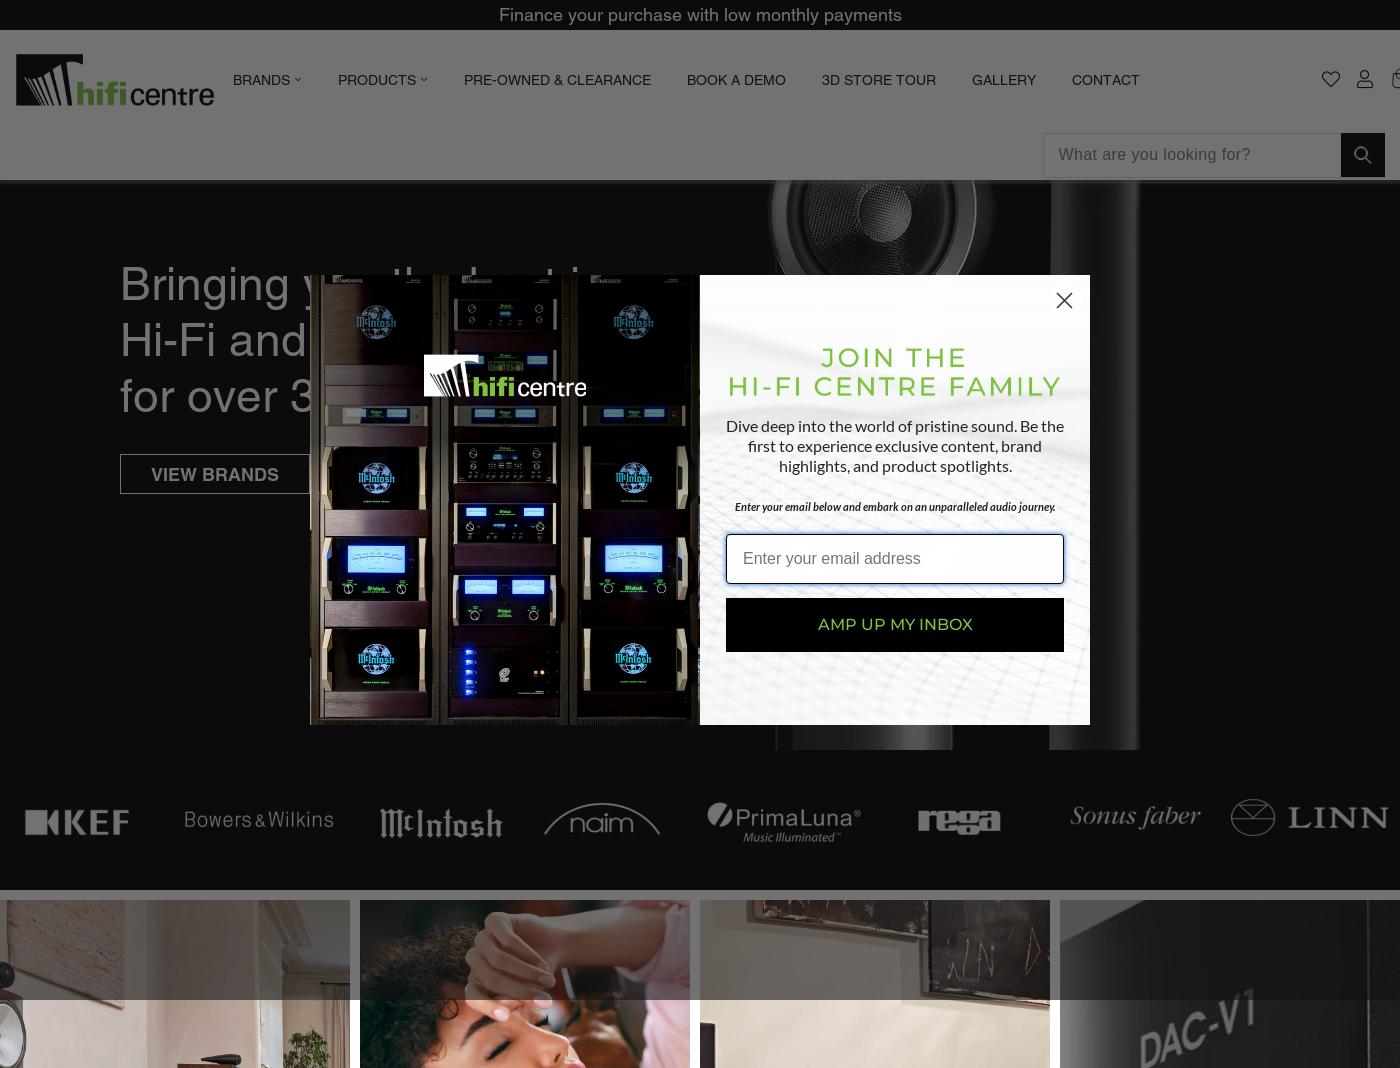  I want to click on 'Movie Servers', so click(450, 293).